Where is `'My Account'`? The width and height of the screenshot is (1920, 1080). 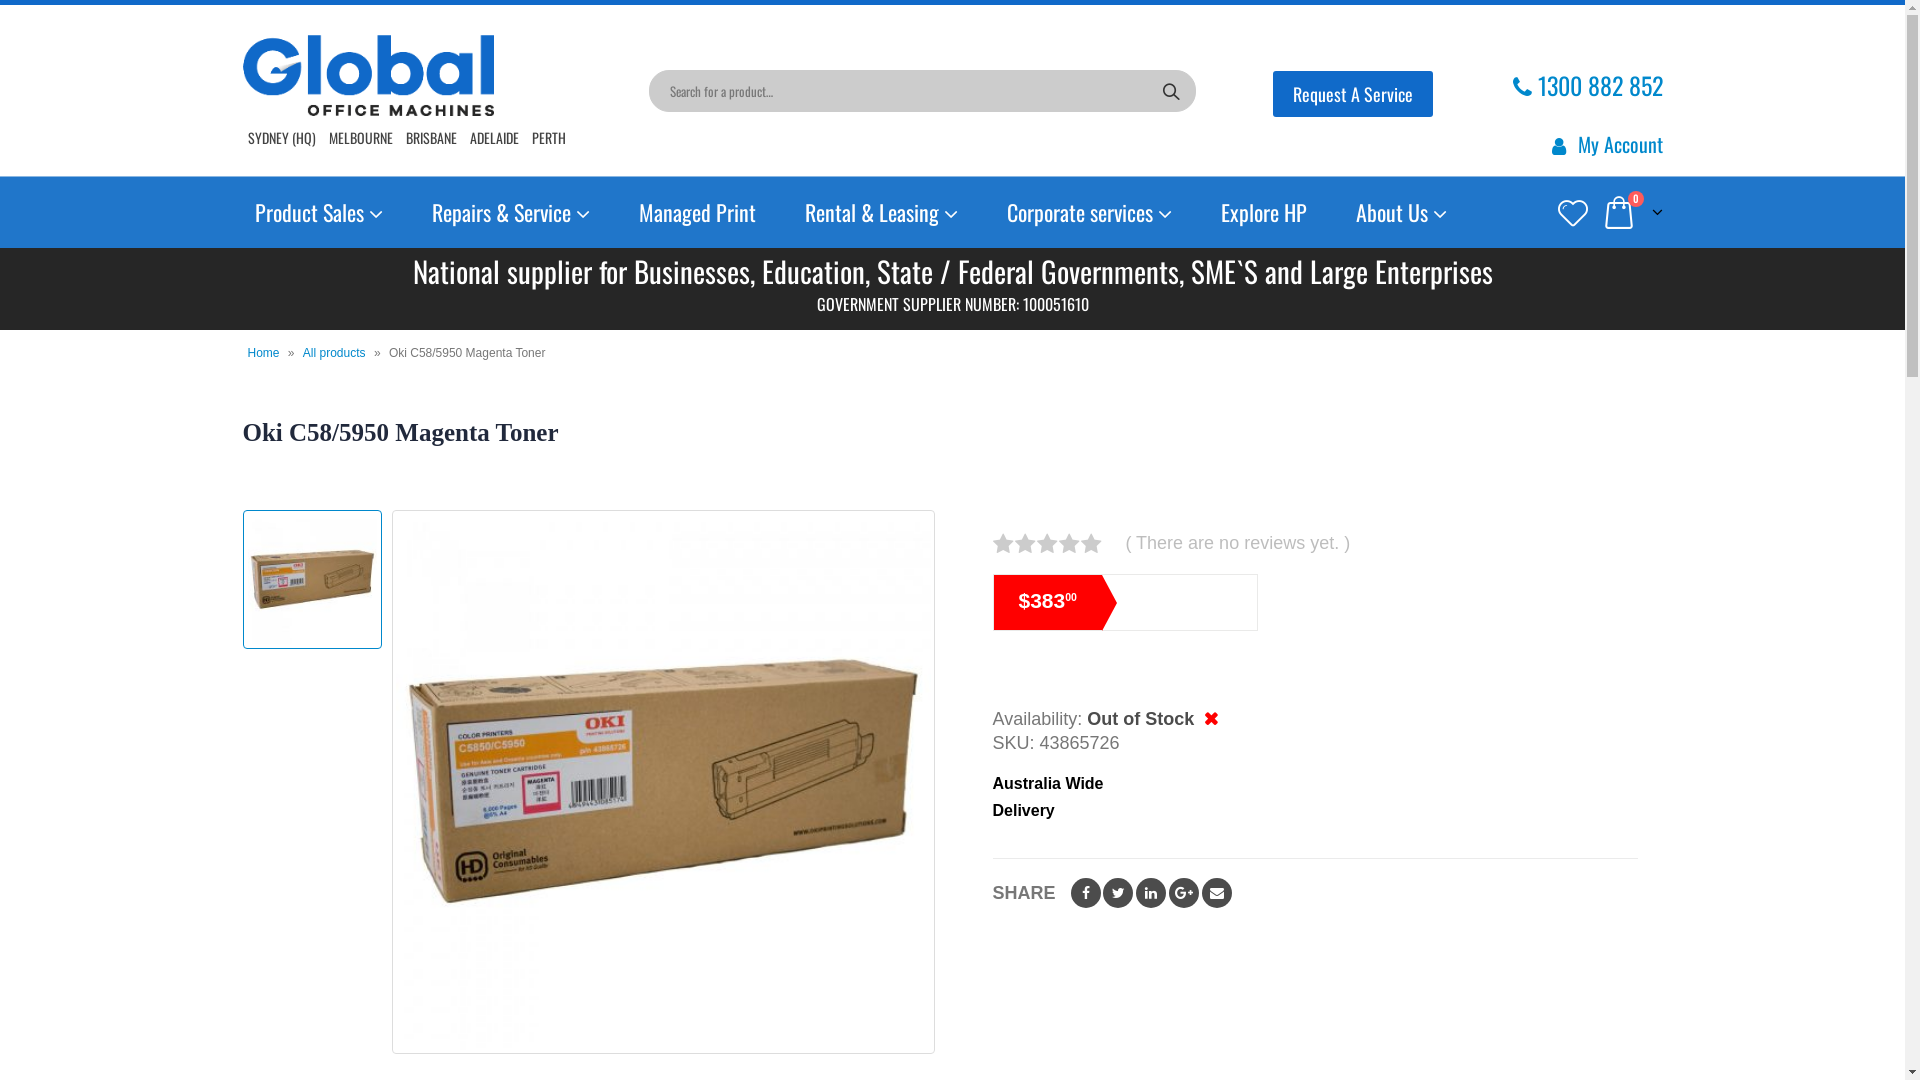
'My Account' is located at coordinates (1603, 142).